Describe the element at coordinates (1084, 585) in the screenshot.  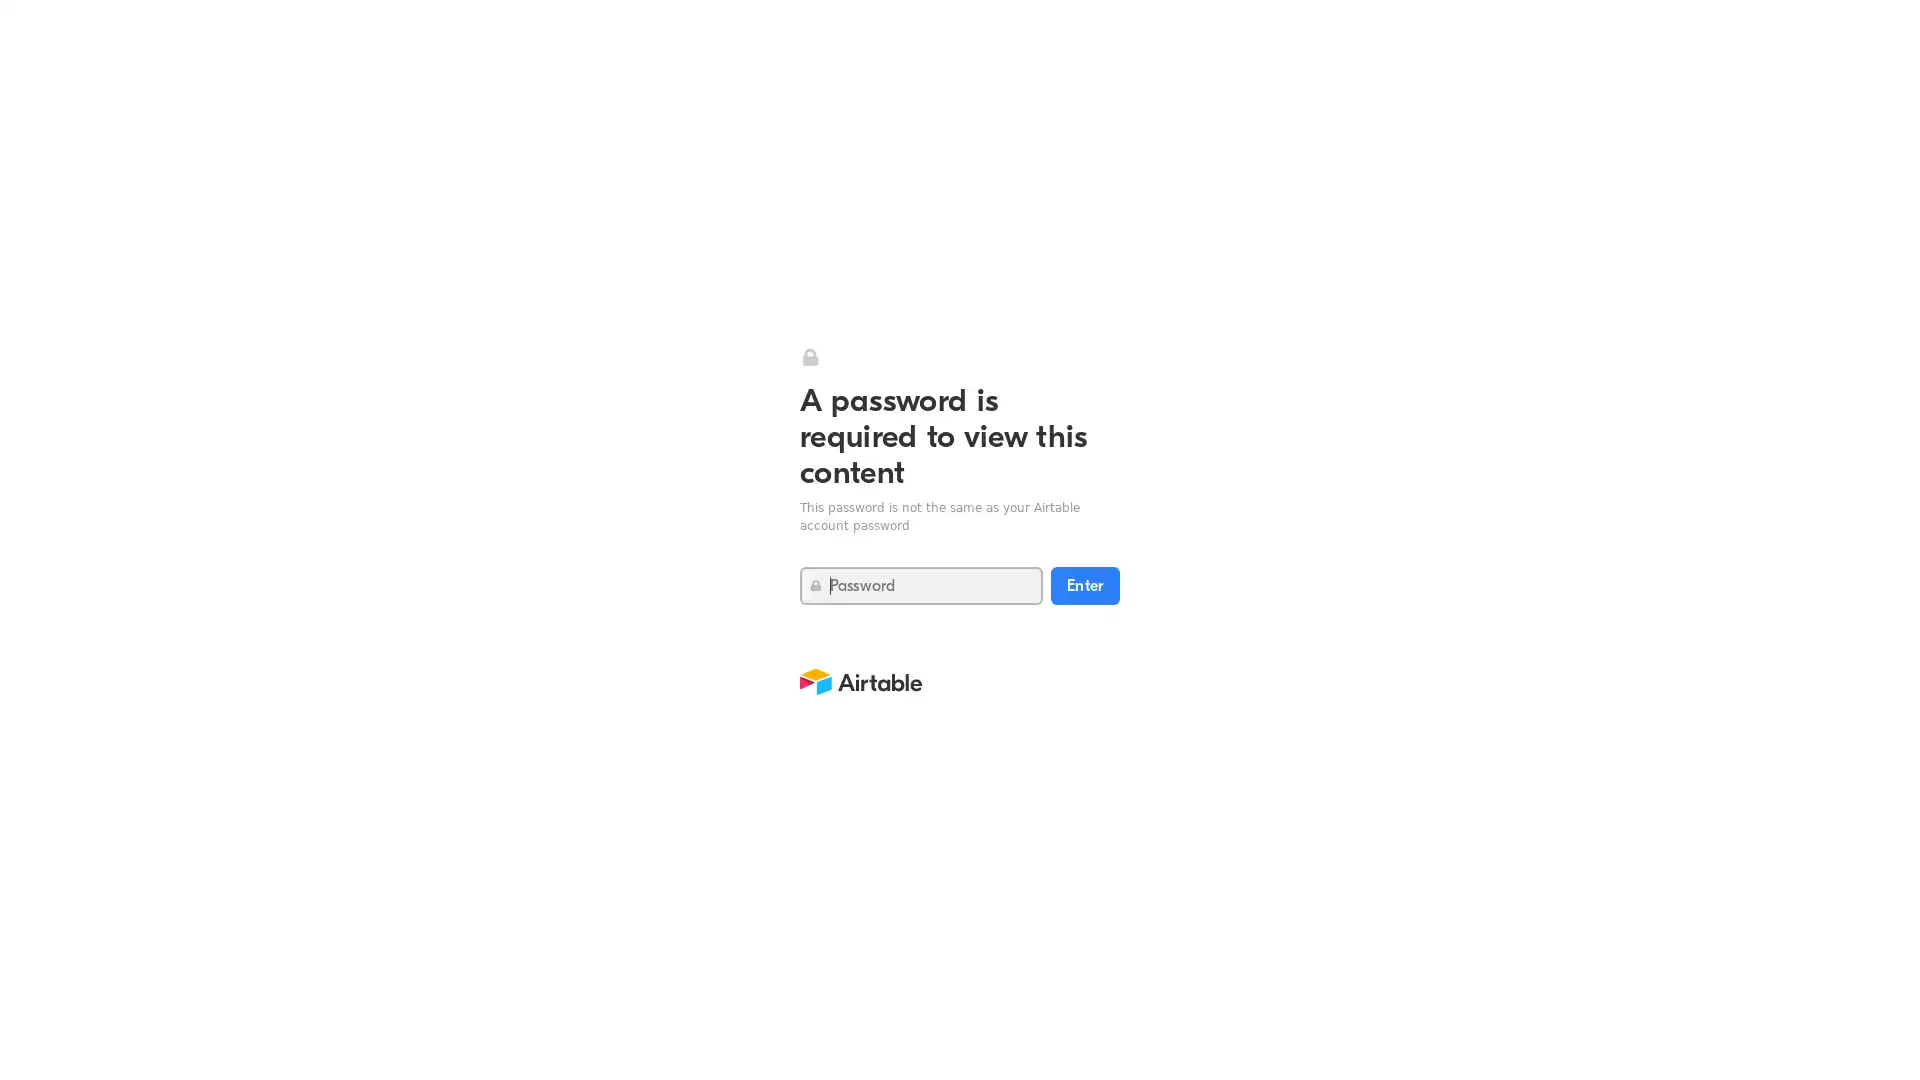
I see `Enter` at that location.